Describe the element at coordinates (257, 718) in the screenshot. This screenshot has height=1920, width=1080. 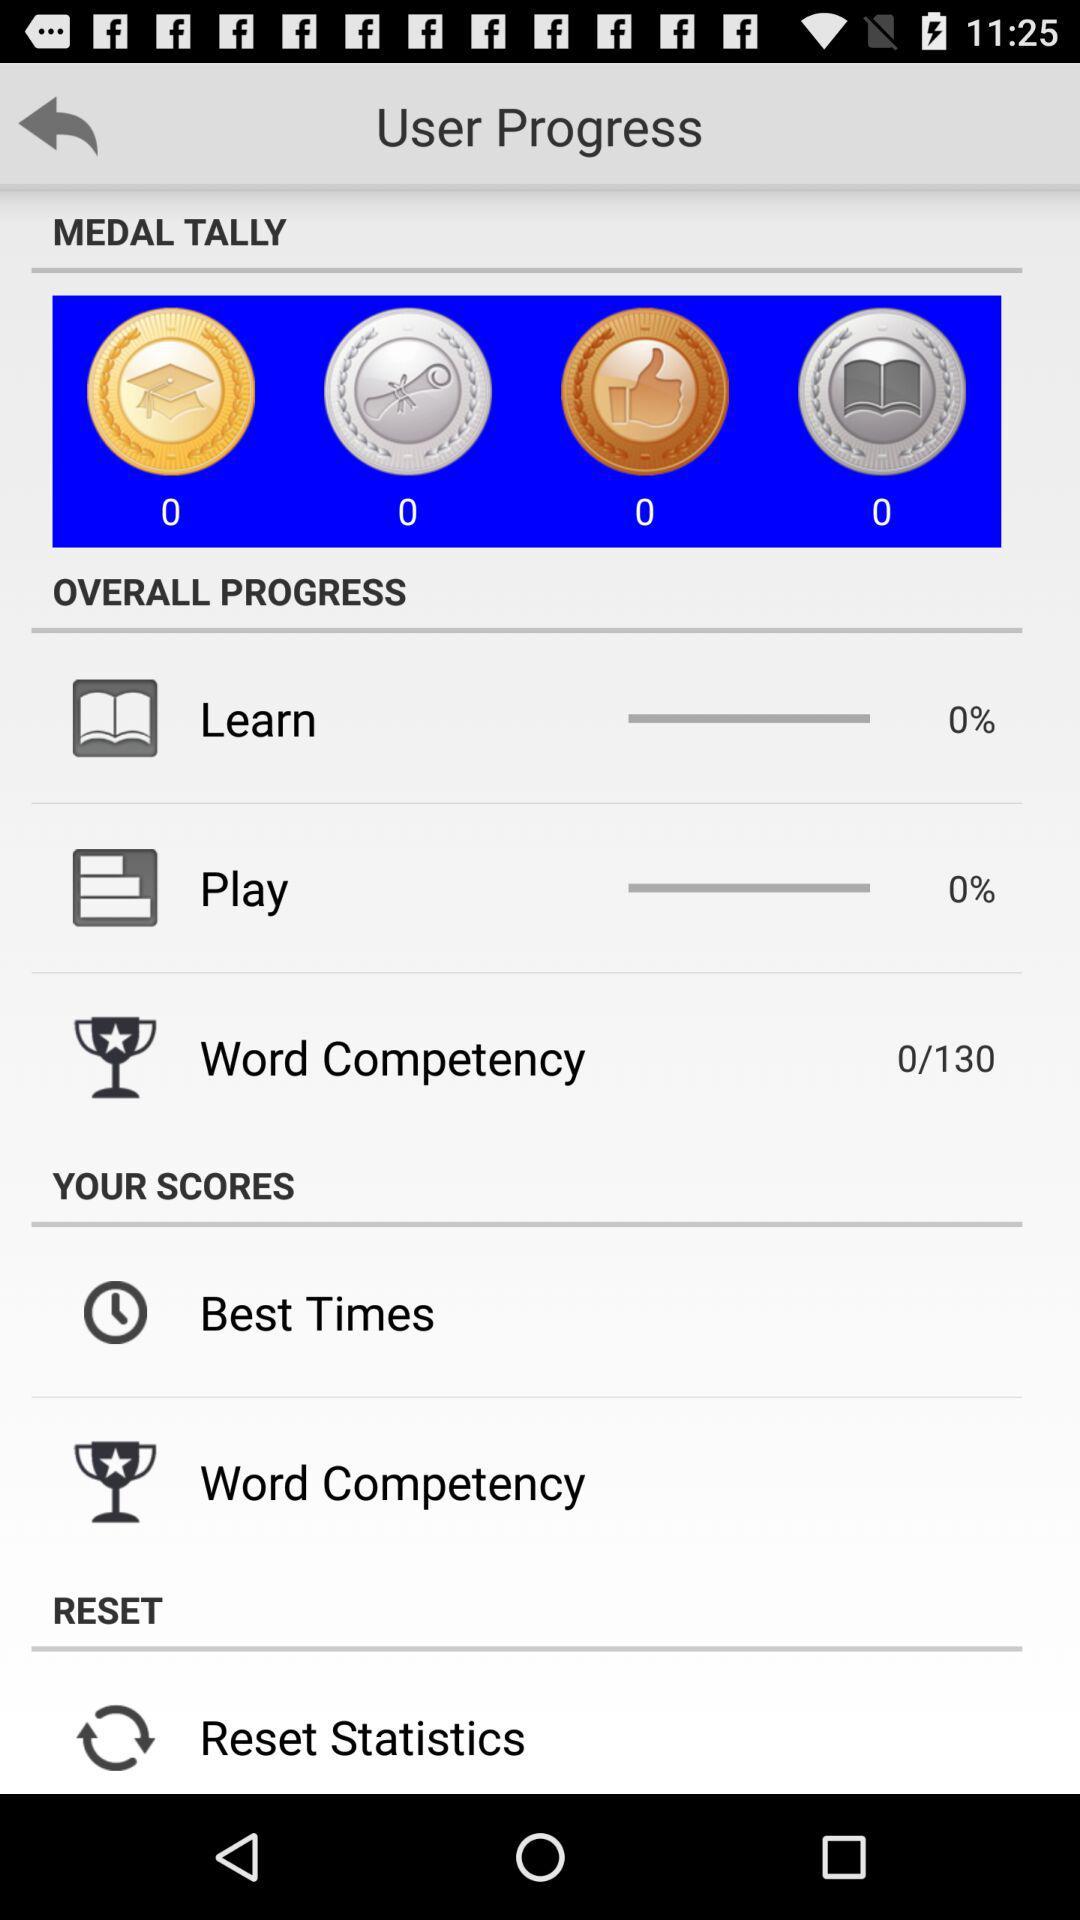
I see `learn icon` at that location.